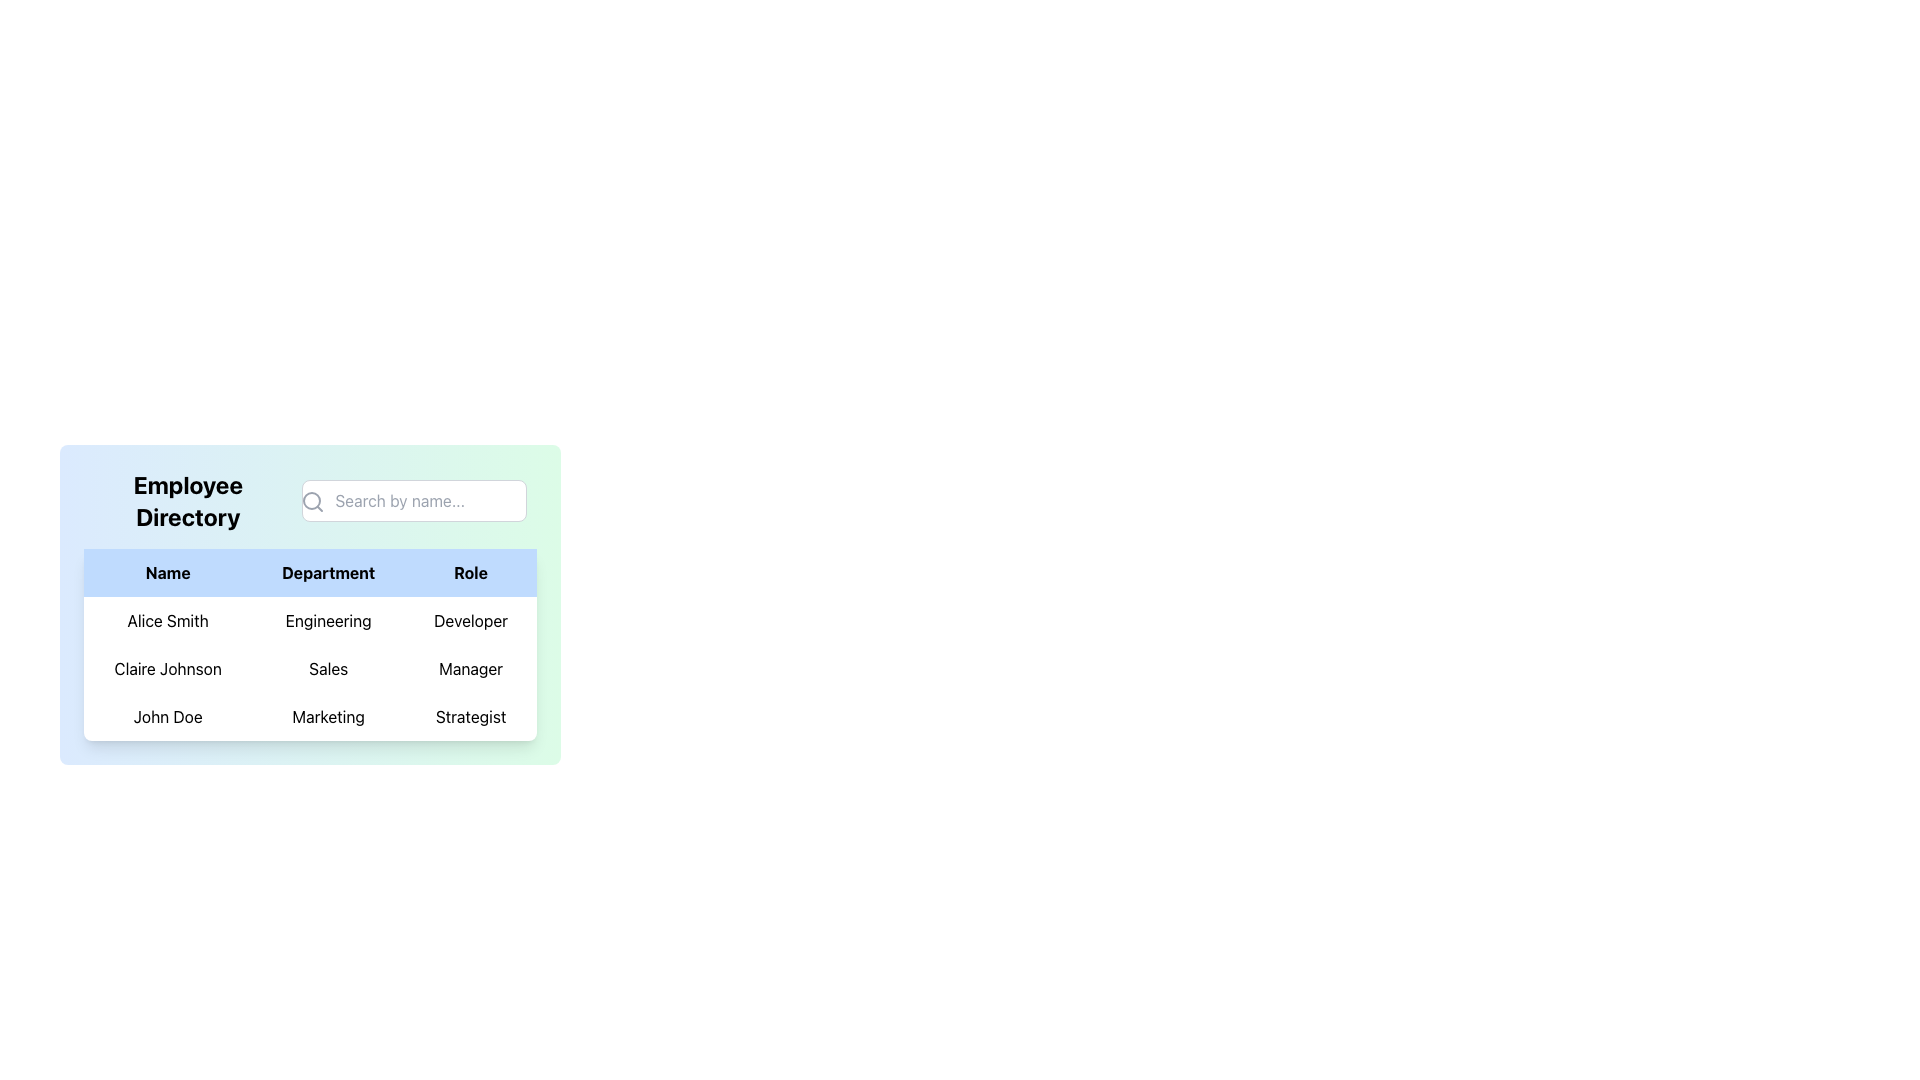  What do you see at coordinates (469, 668) in the screenshot?
I see `the static text element indicating the role 'Manager' of the employee 'Claire Johnson' in the directory table` at bounding box center [469, 668].